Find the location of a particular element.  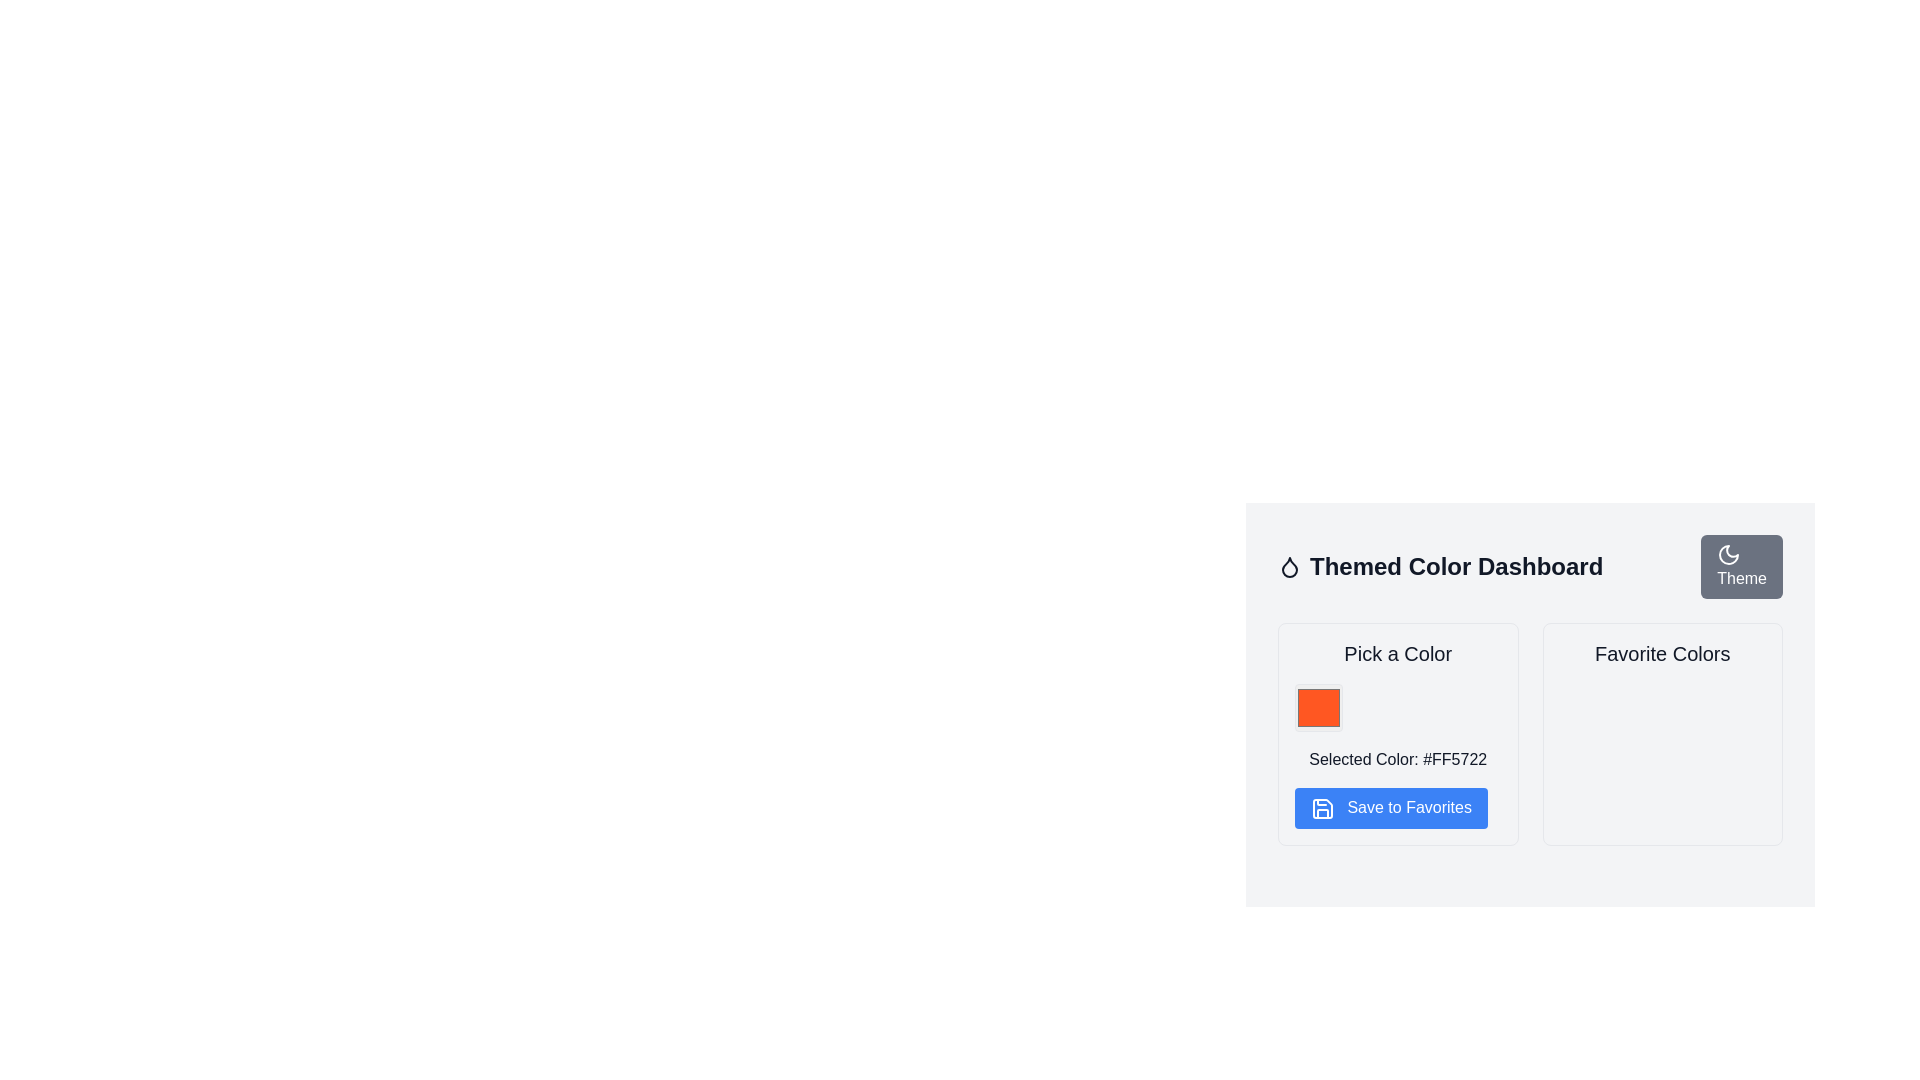

the save icon inside the blue rounded button labeled 'Save to Favorites' is located at coordinates (1323, 806).